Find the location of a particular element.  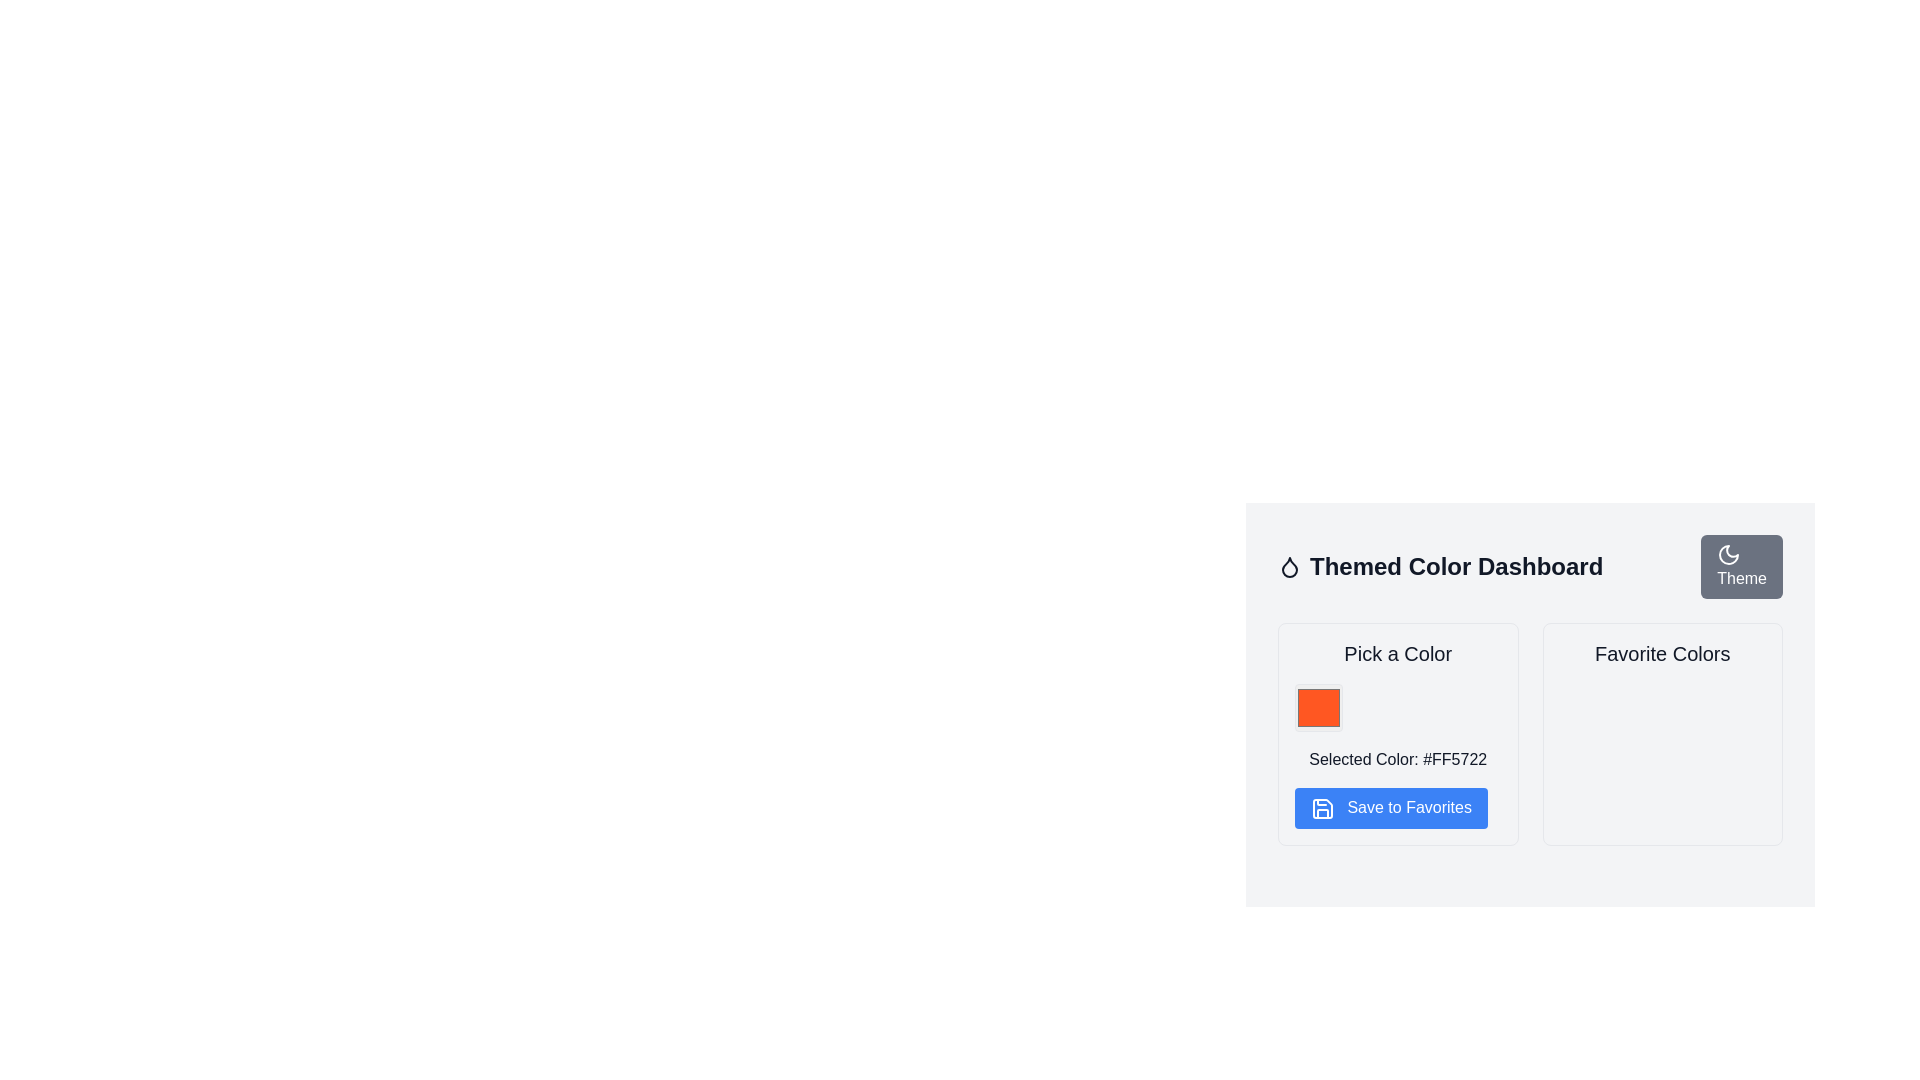

the save icon inside the blue rounded button labeled 'Save to Favorites' is located at coordinates (1323, 806).